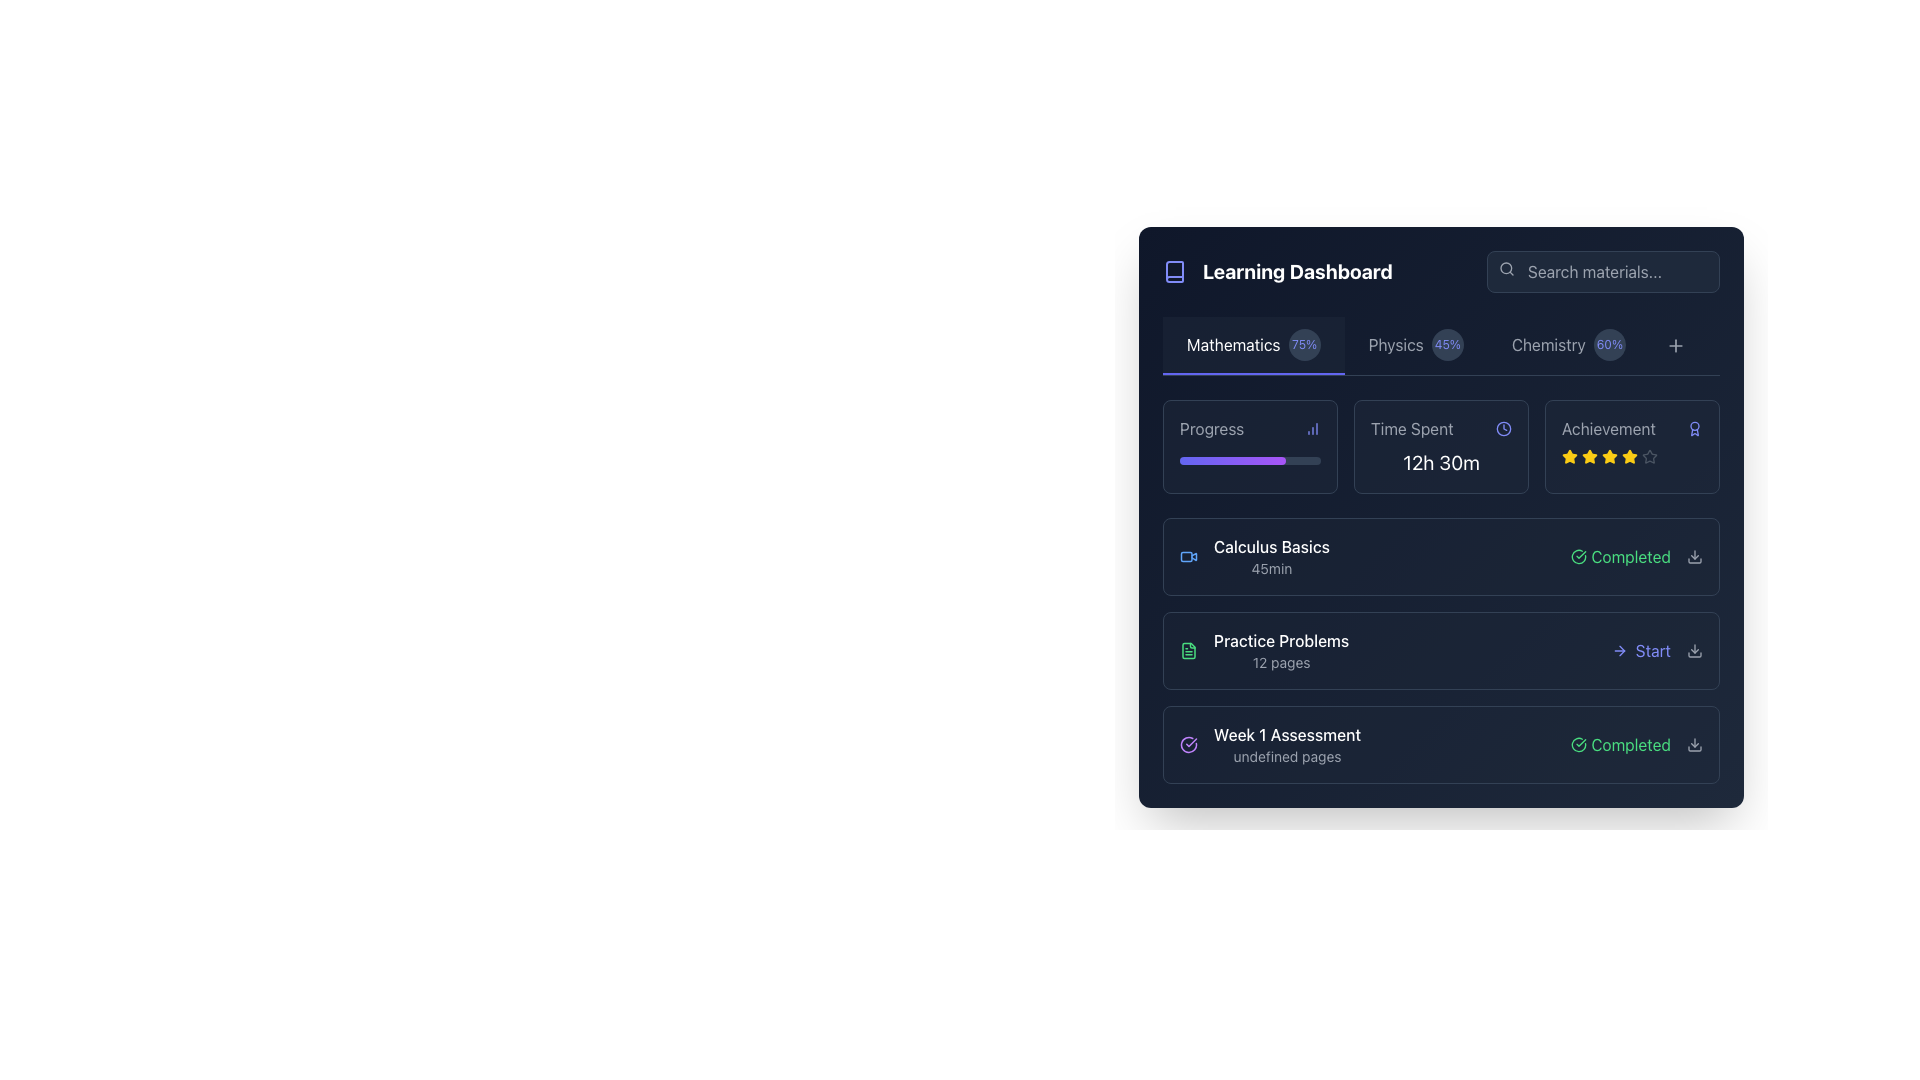 The width and height of the screenshot is (1920, 1080). I want to click on the small circular button with a '+' icon located at the top-right side of the header navigation section, adjacent to the 'Chemistry' subject indicator, so click(1675, 345).